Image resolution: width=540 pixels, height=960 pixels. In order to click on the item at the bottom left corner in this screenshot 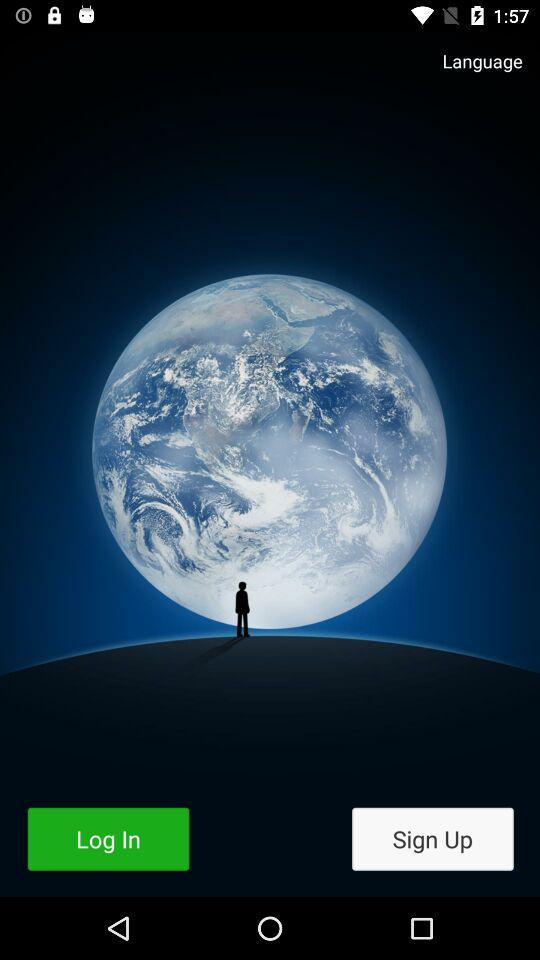, I will do `click(108, 839)`.